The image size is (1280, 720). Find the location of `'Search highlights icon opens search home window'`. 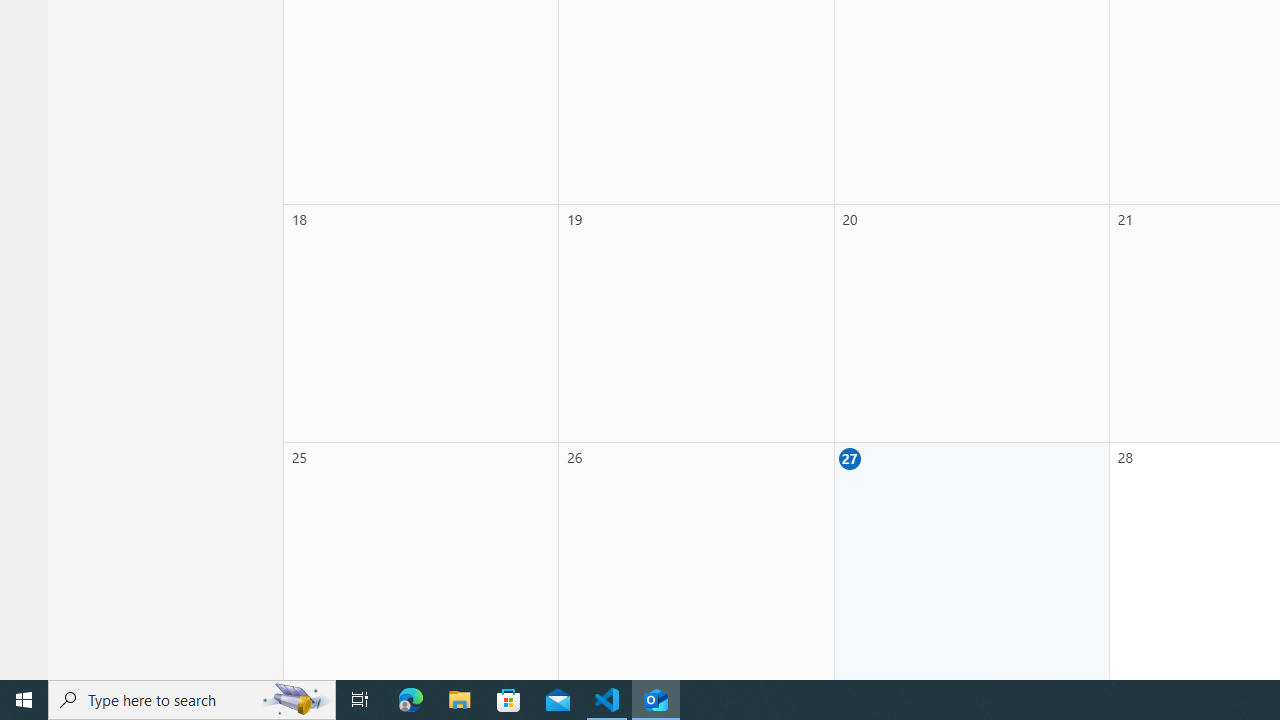

'Search highlights icon opens search home window' is located at coordinates (294, 698).